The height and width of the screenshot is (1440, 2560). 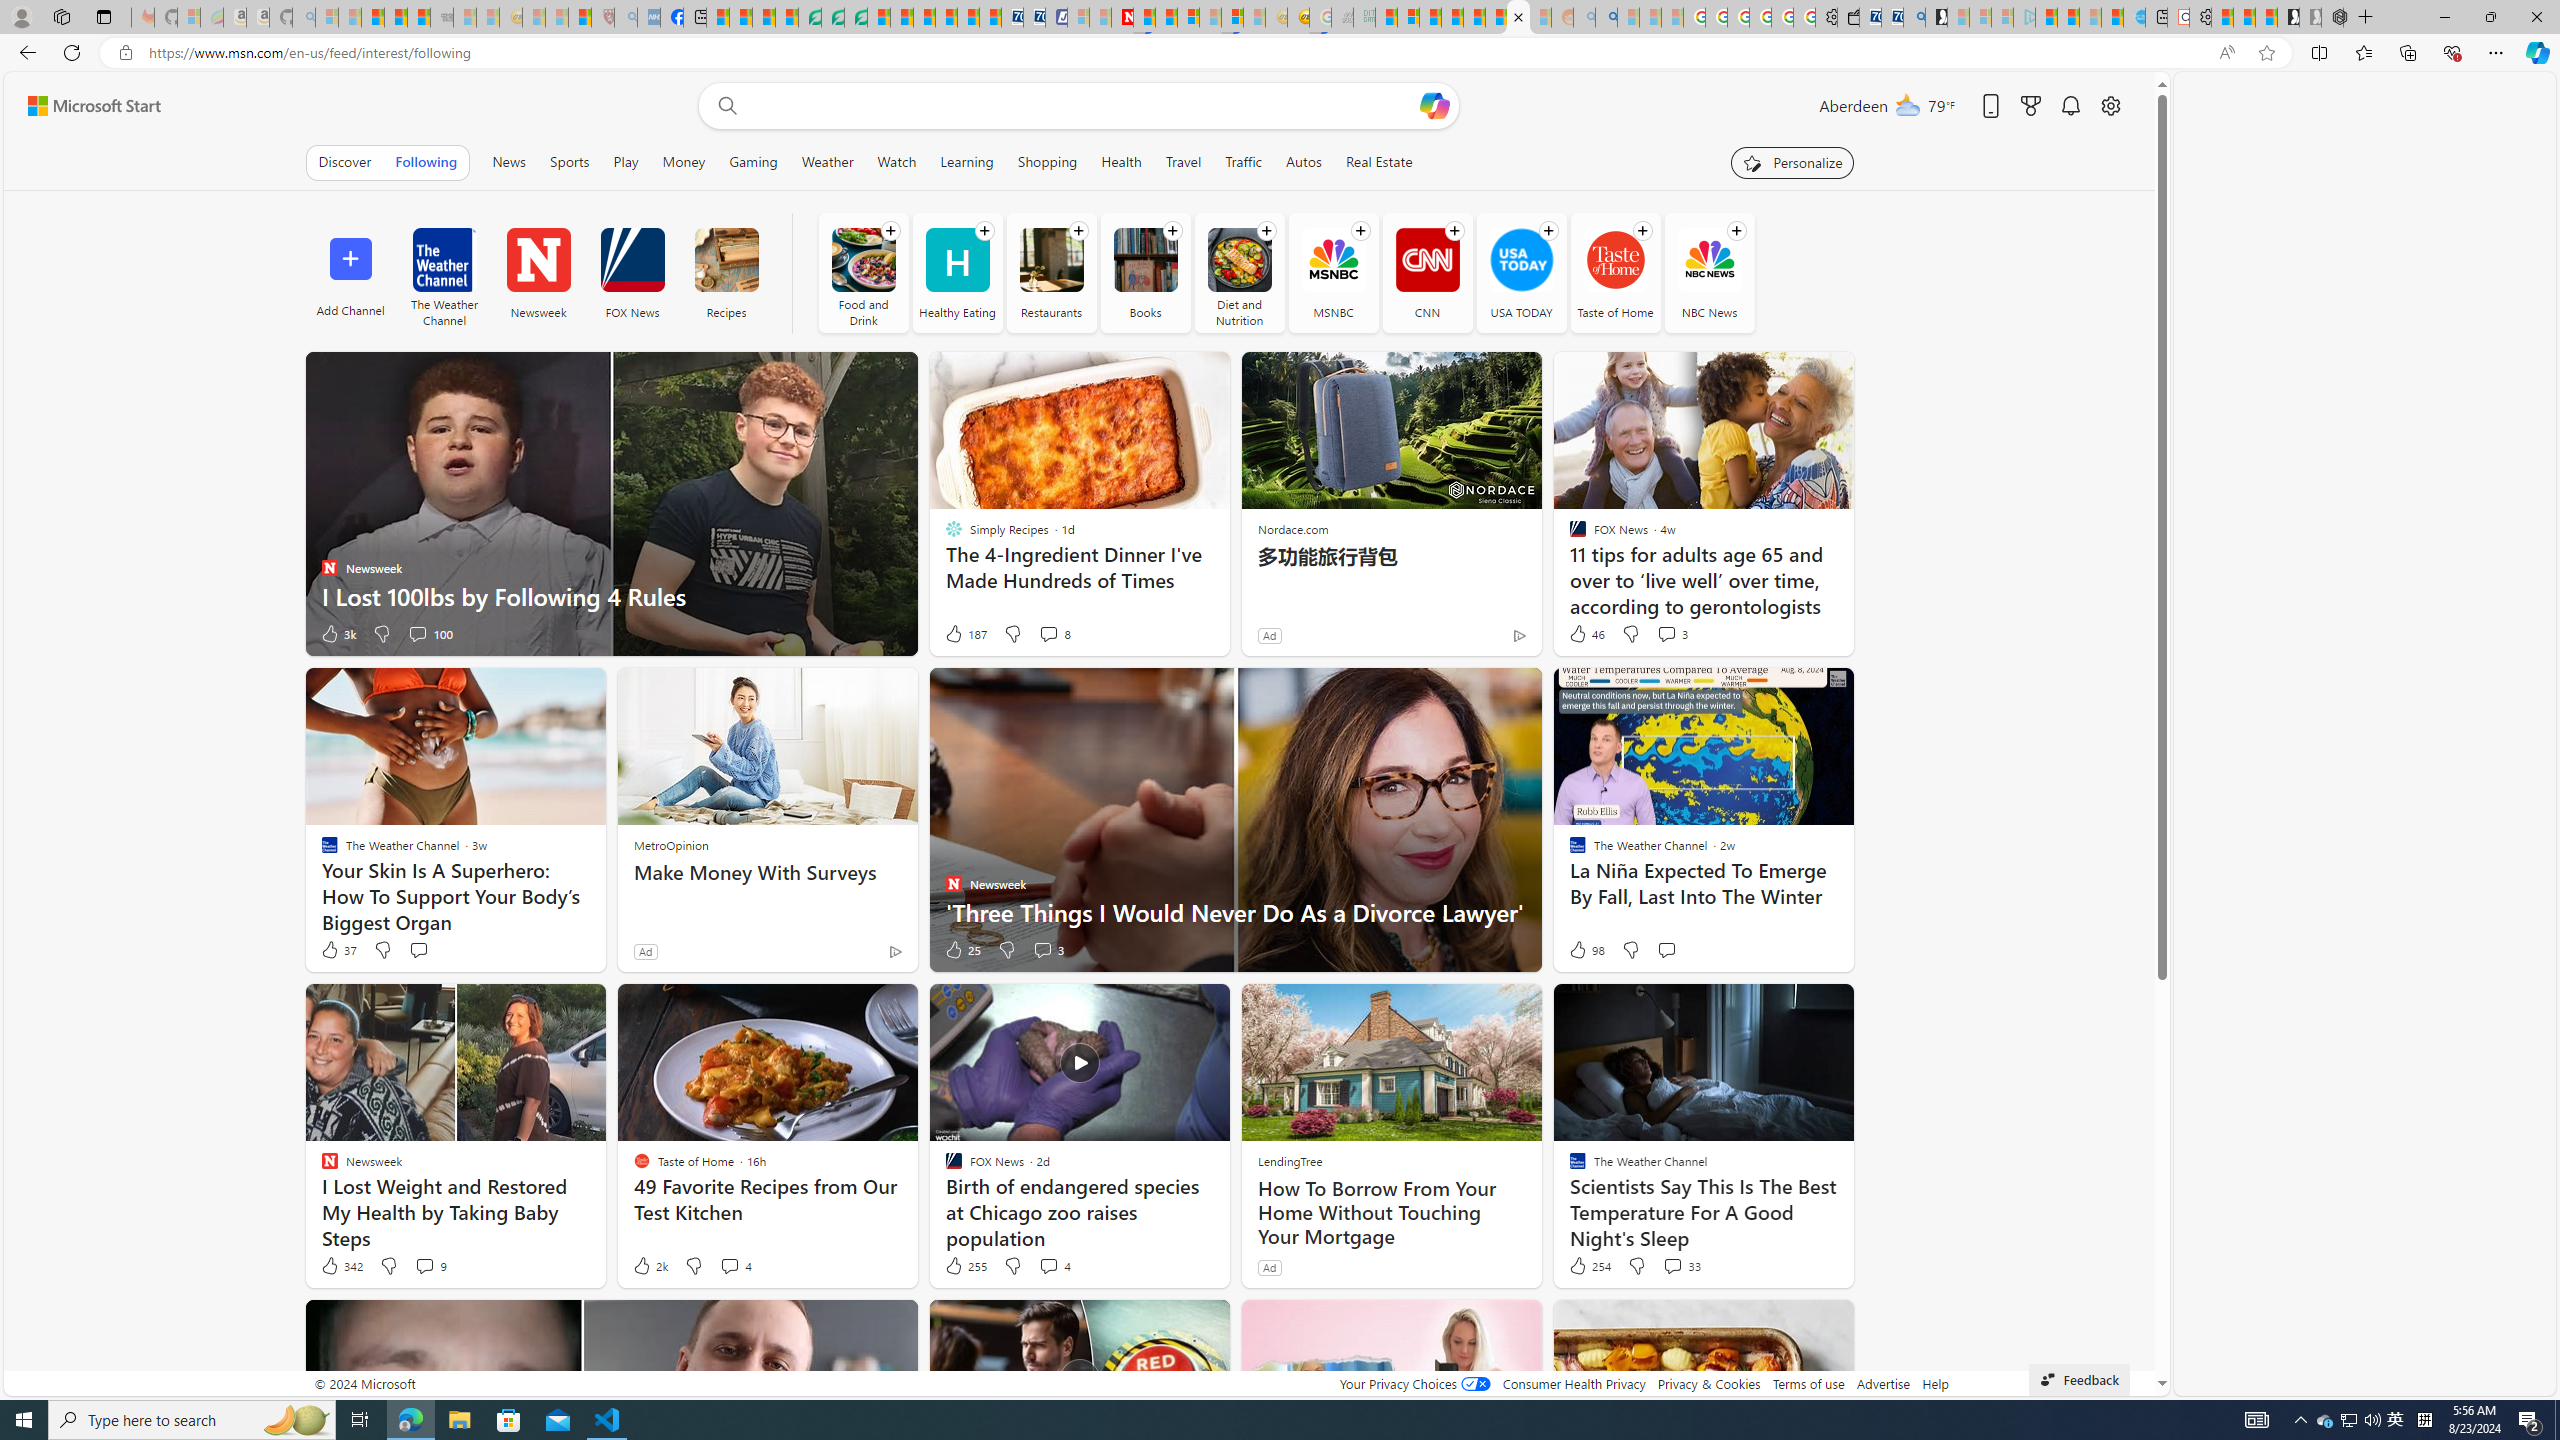 What do you see at coordinates (966, 161) in the screenshot?
I see `'Learning'` at bounding box center [966, 161].